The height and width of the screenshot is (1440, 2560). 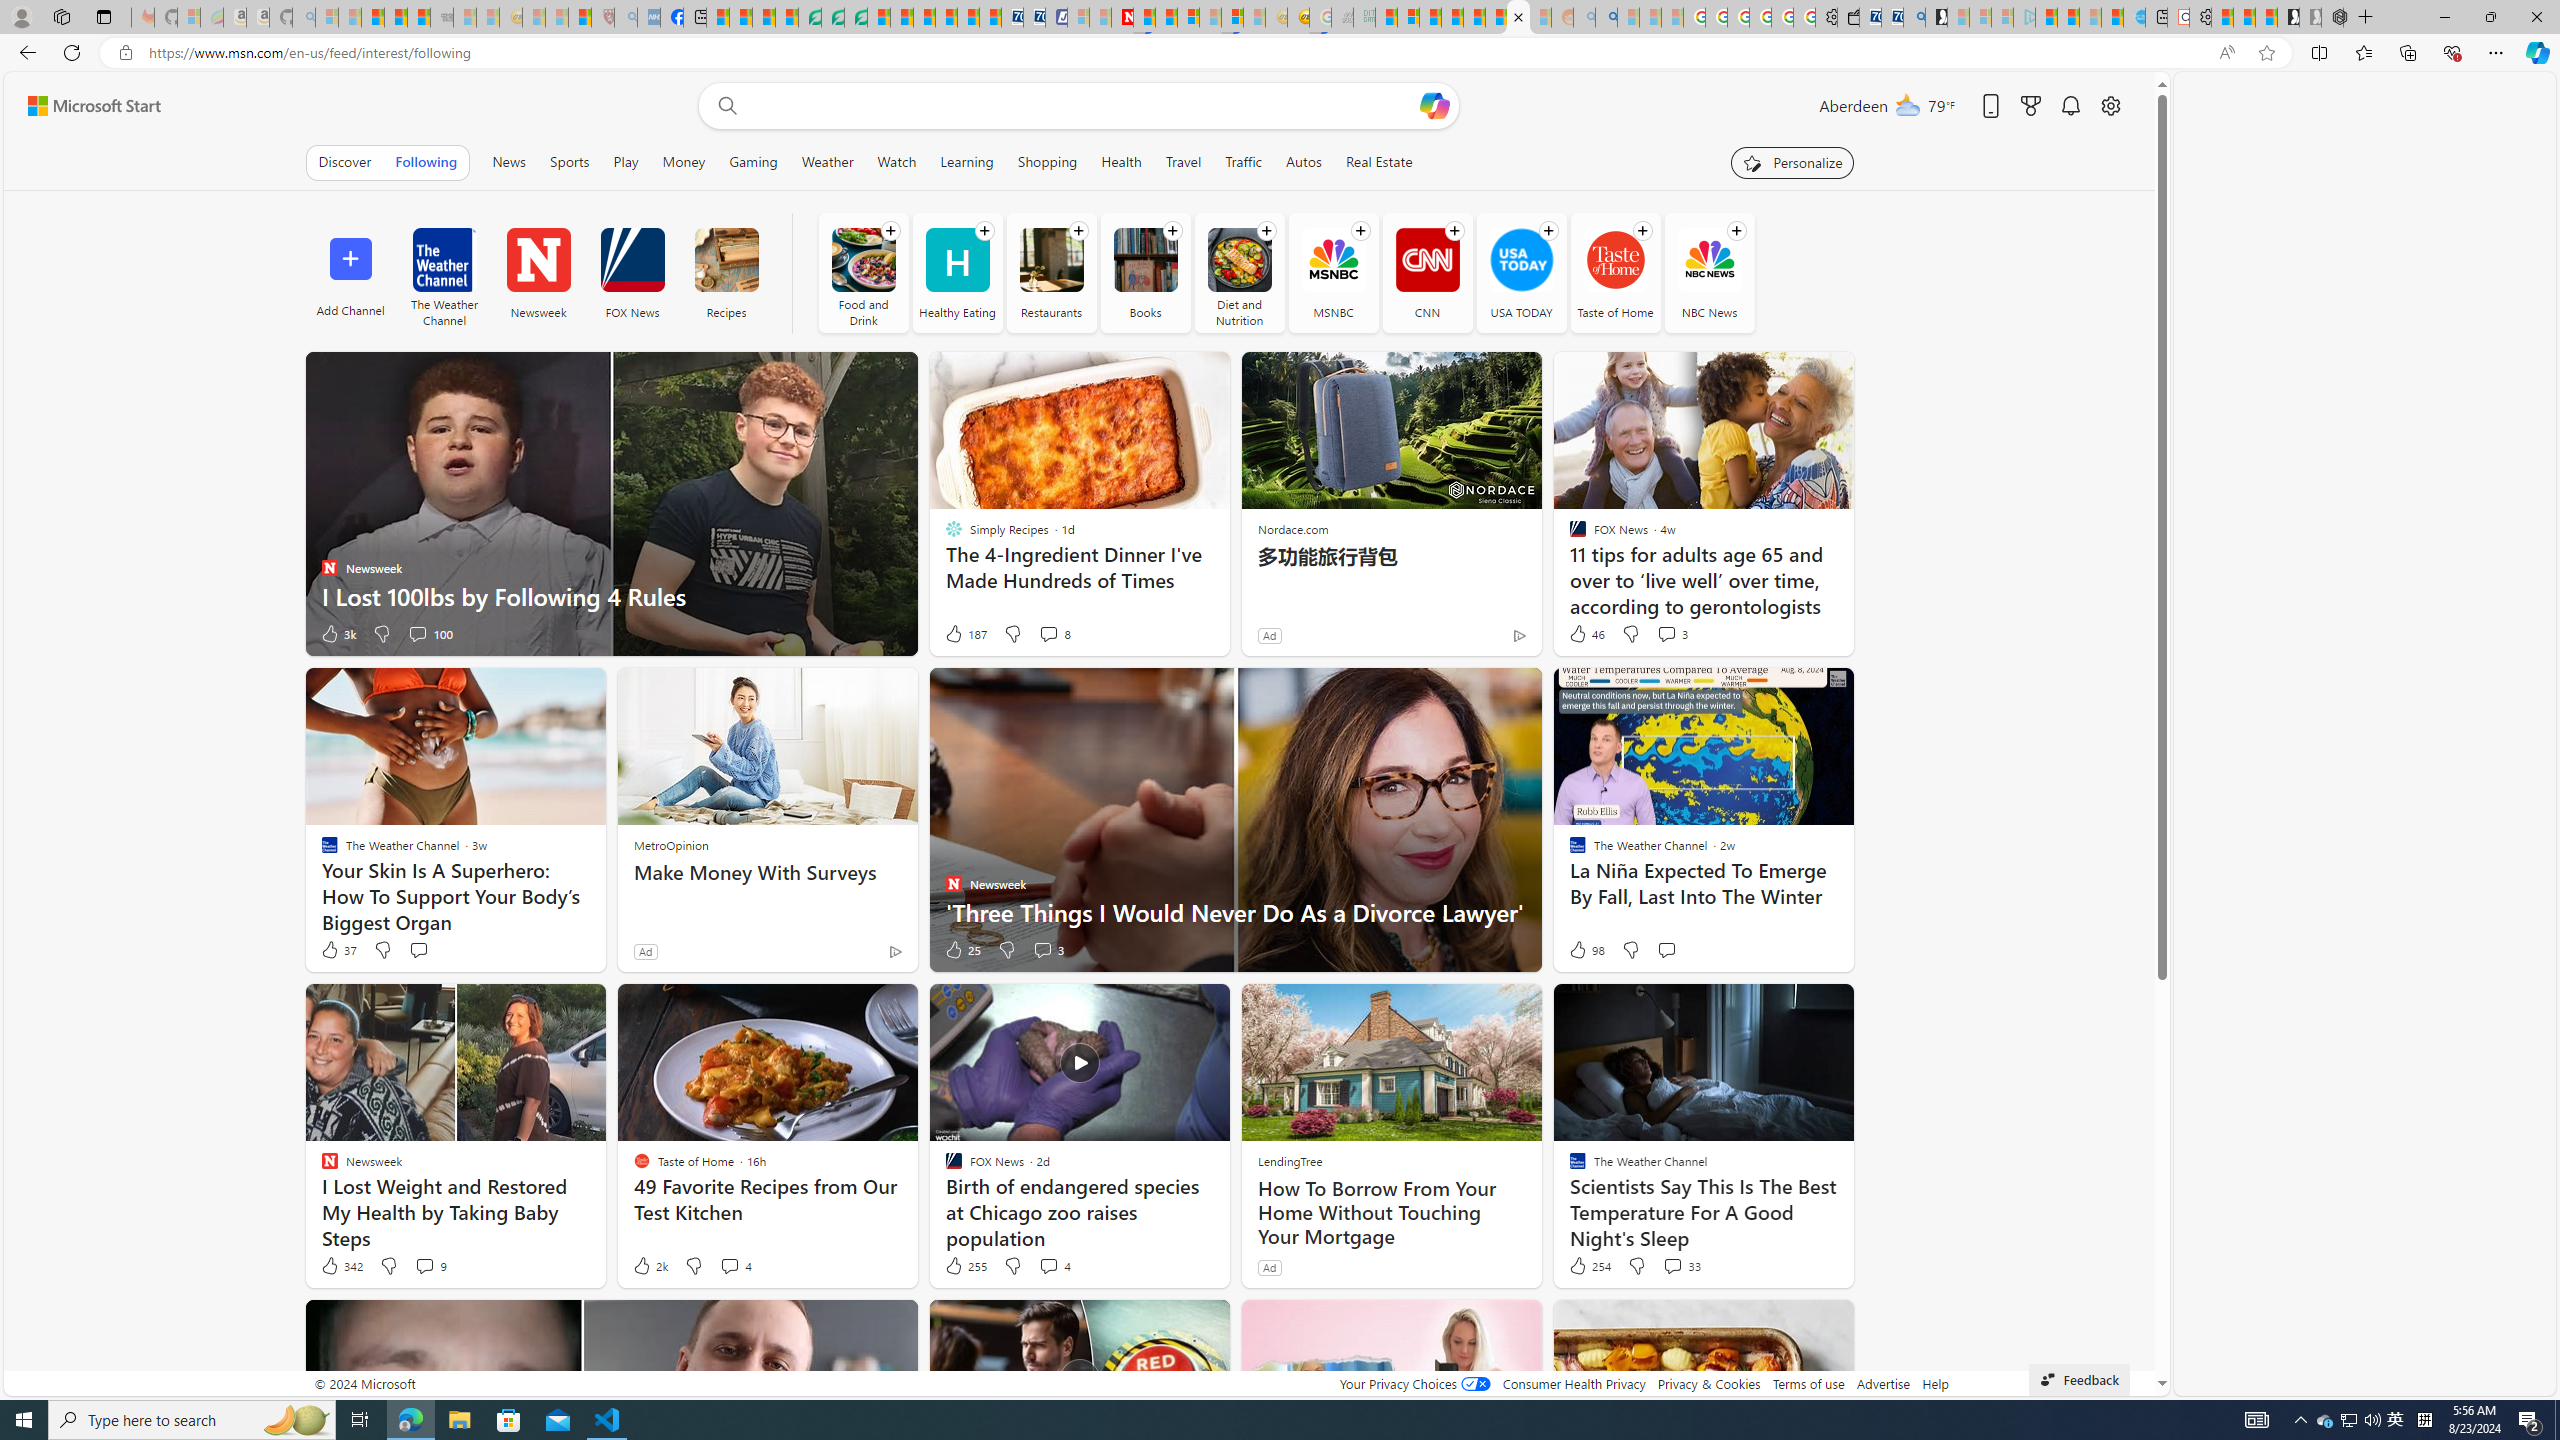 What do you see at coordinates (966, 161) in the screenshot?
I see `'Learning'` at bounding box center [966, 161].